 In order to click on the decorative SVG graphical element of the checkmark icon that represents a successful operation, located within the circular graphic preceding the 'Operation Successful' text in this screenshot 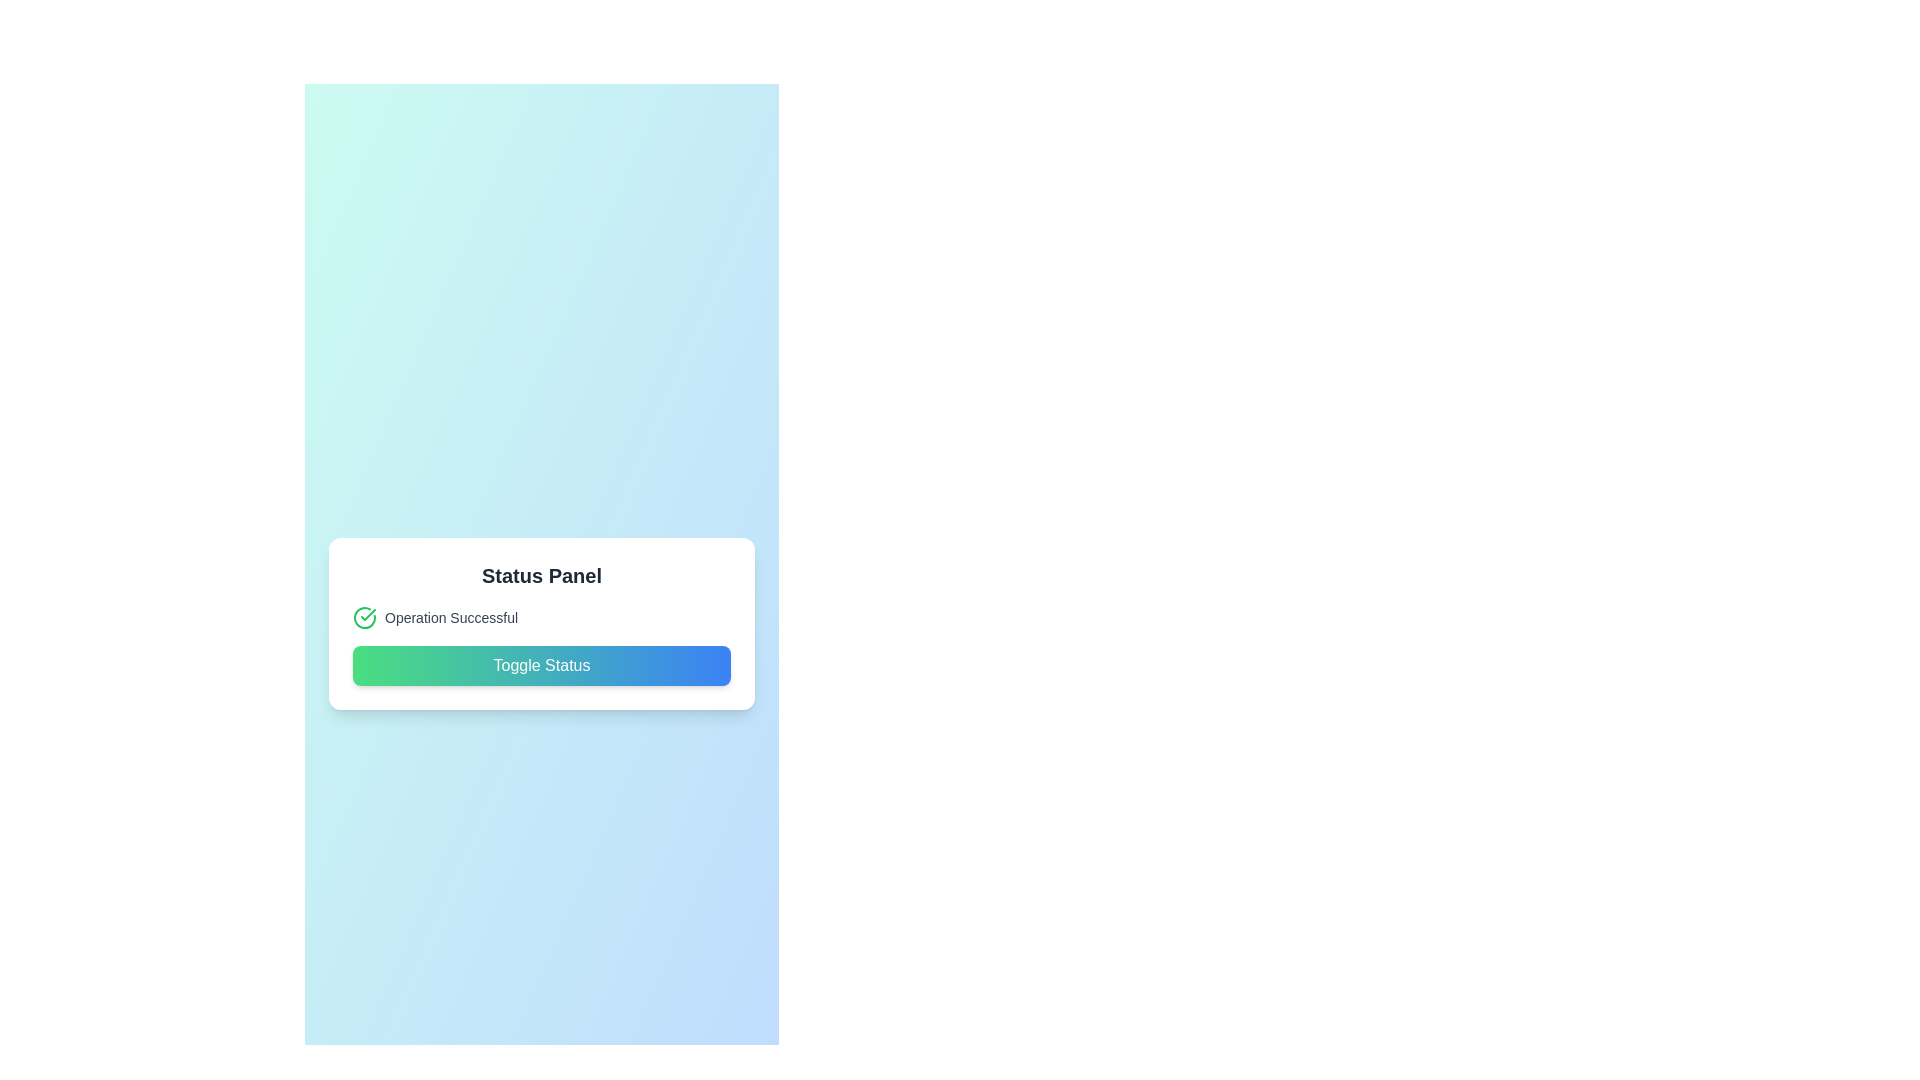, I will do `click(364, 616)`.